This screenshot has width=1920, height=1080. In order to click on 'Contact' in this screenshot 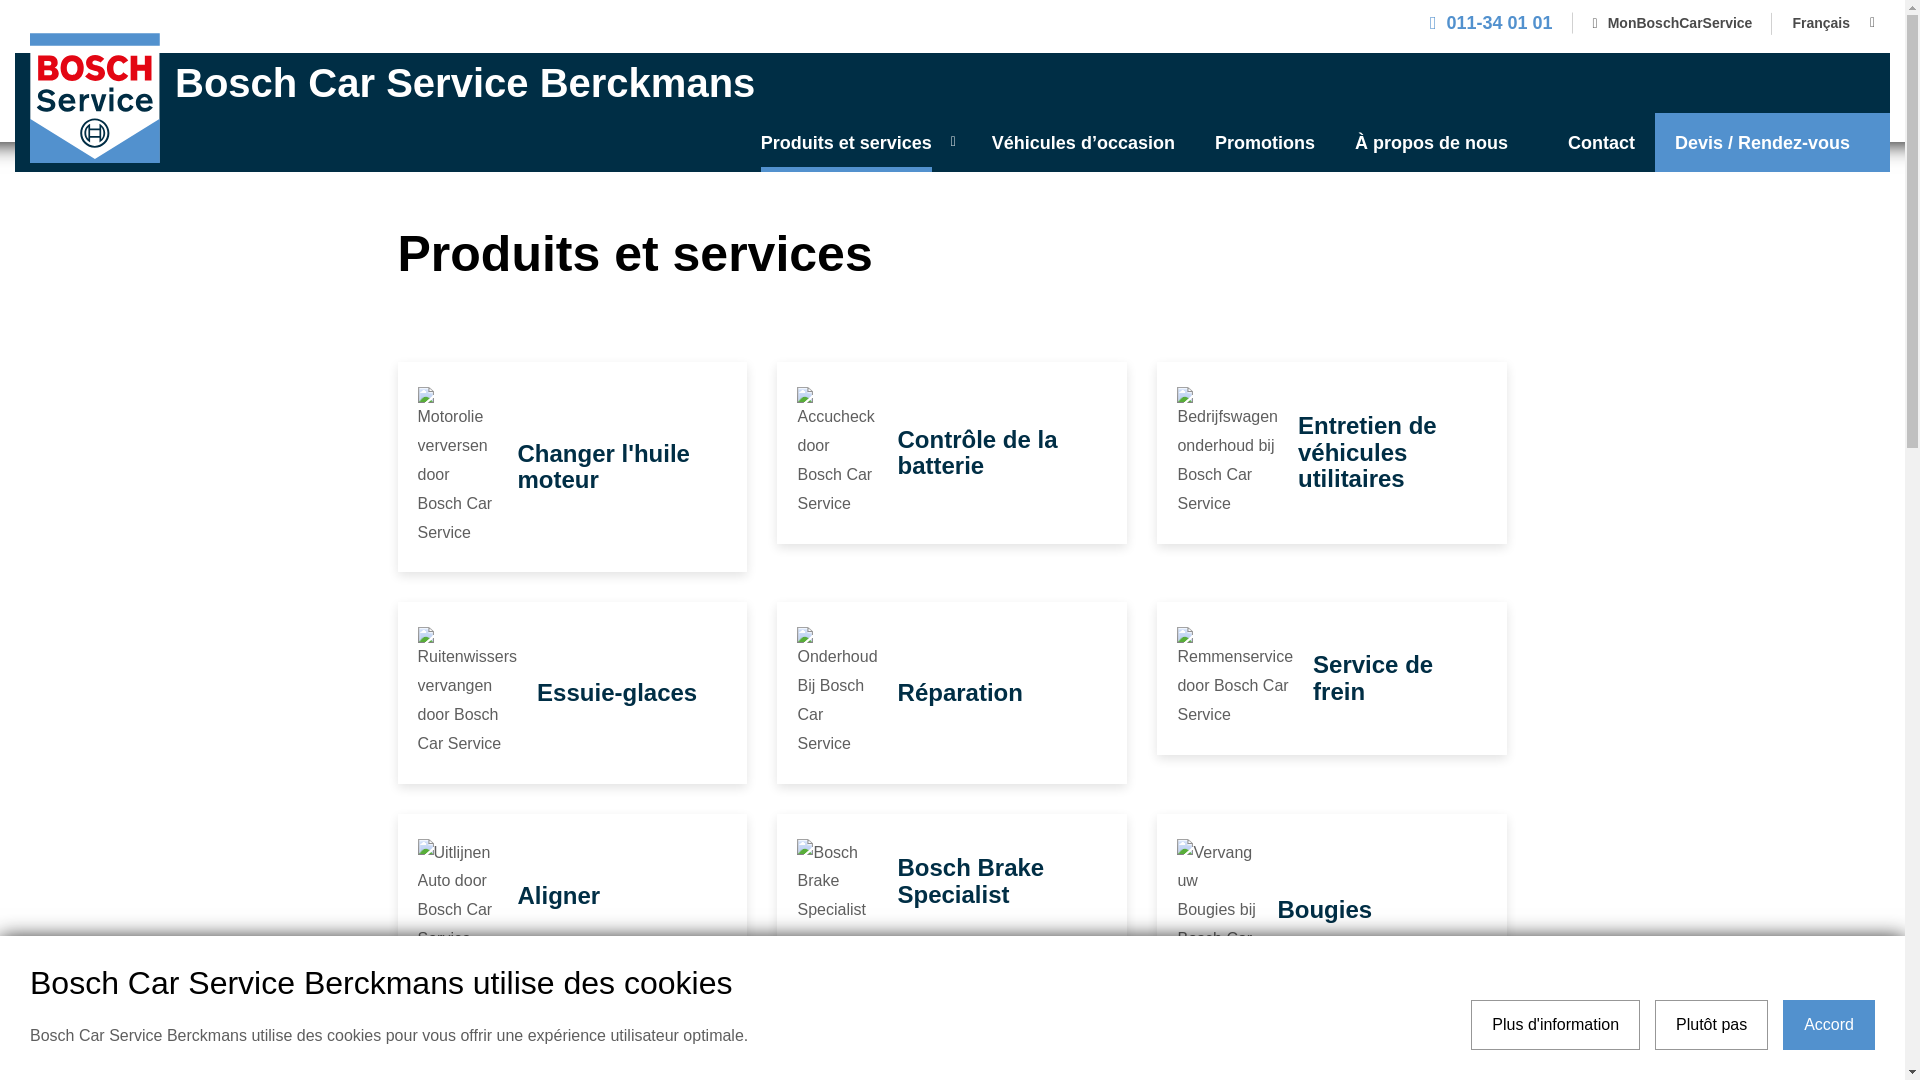, I will do `click(1601, 141)`.